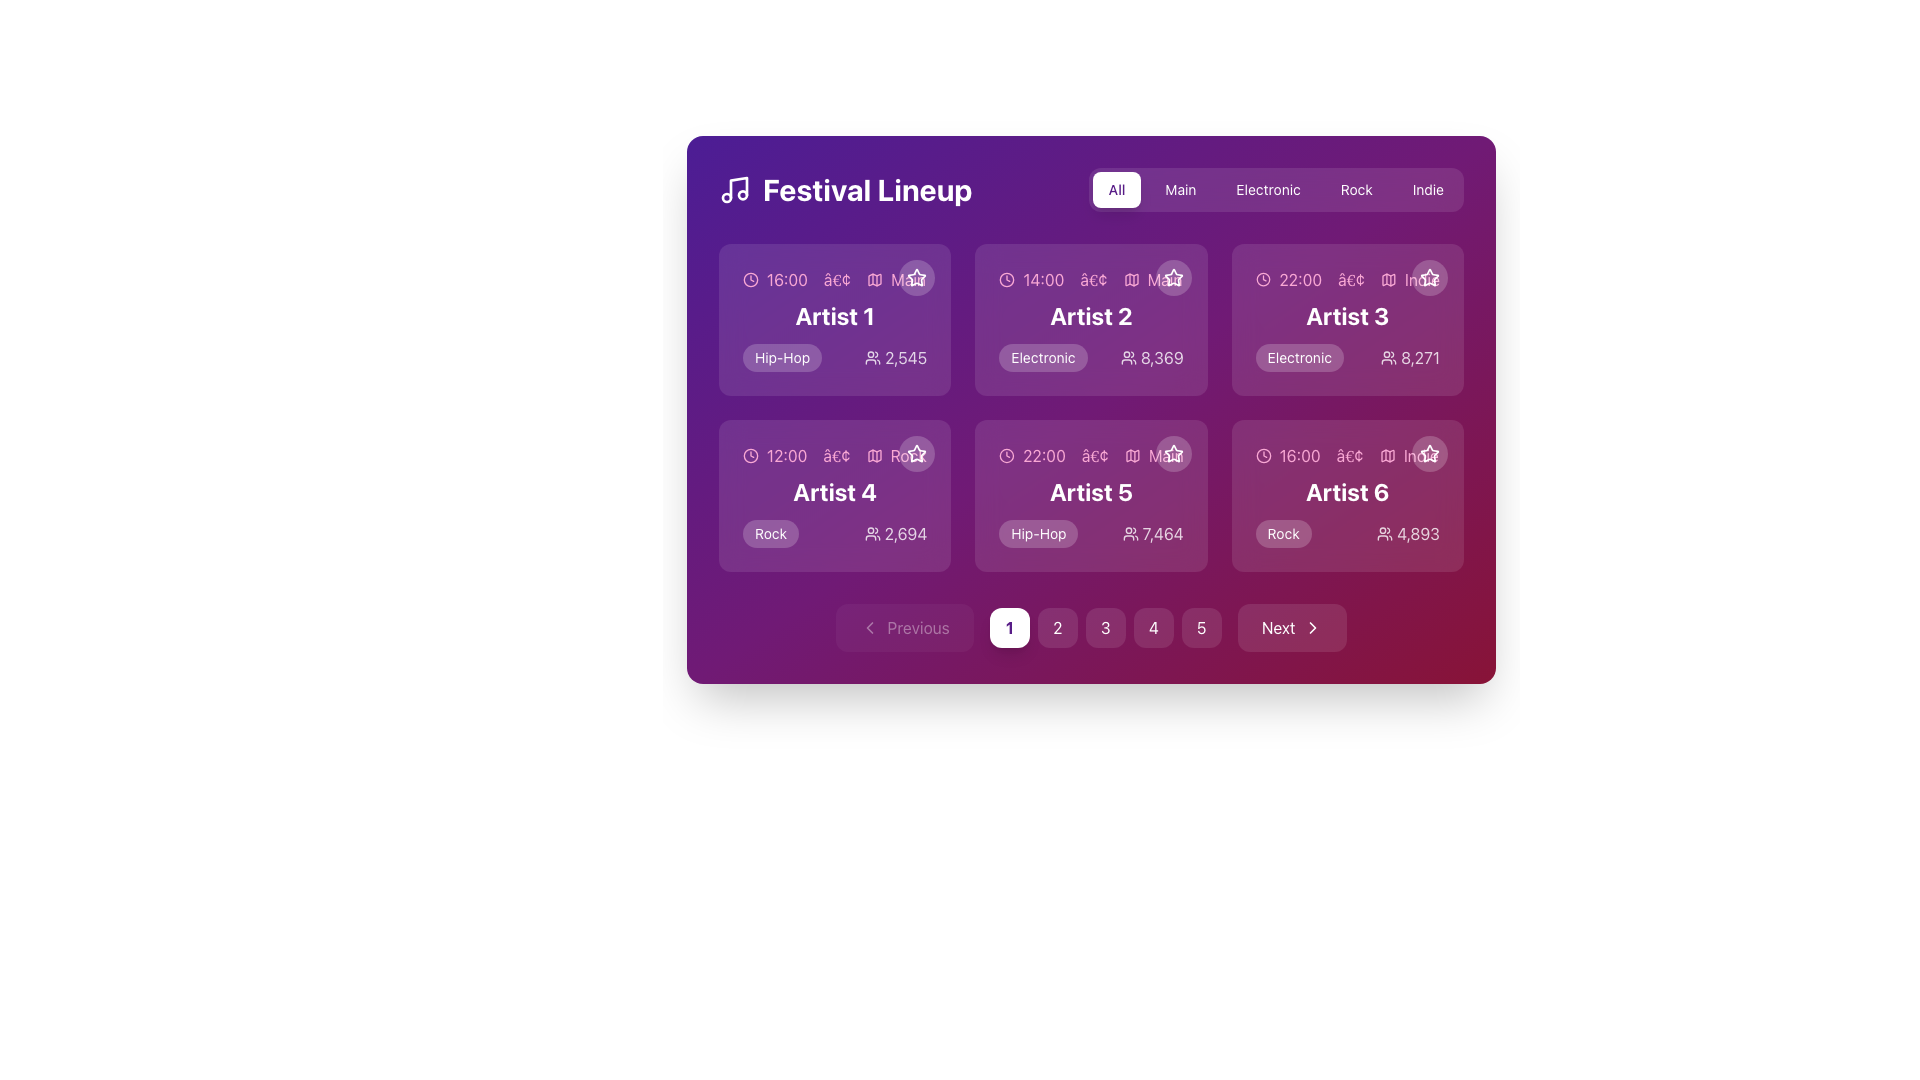  Describe the element at coordinates (874, 455) in the screenshot. I see `the map icon that indicates directions related to 'Artist 4's performance location, located in the bottom-left quadrant of the interface, specifically in the second row, first column, following the clock icon` at that location.